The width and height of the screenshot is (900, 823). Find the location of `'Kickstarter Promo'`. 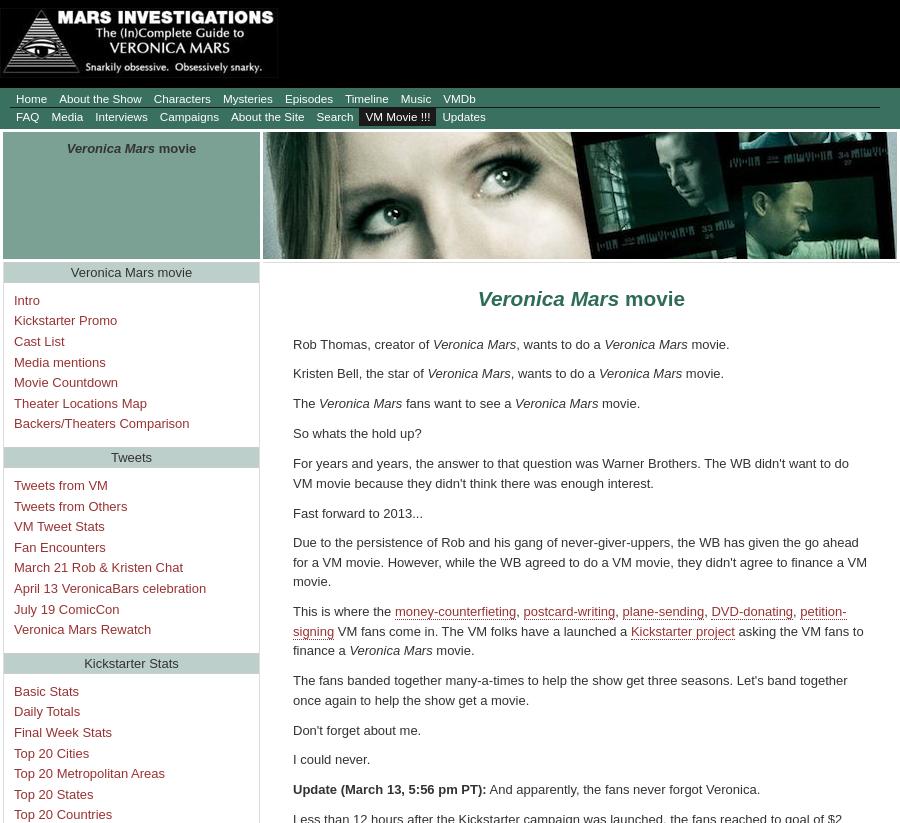

'Kickstarter Promo' is located at coordinates (13, 319).